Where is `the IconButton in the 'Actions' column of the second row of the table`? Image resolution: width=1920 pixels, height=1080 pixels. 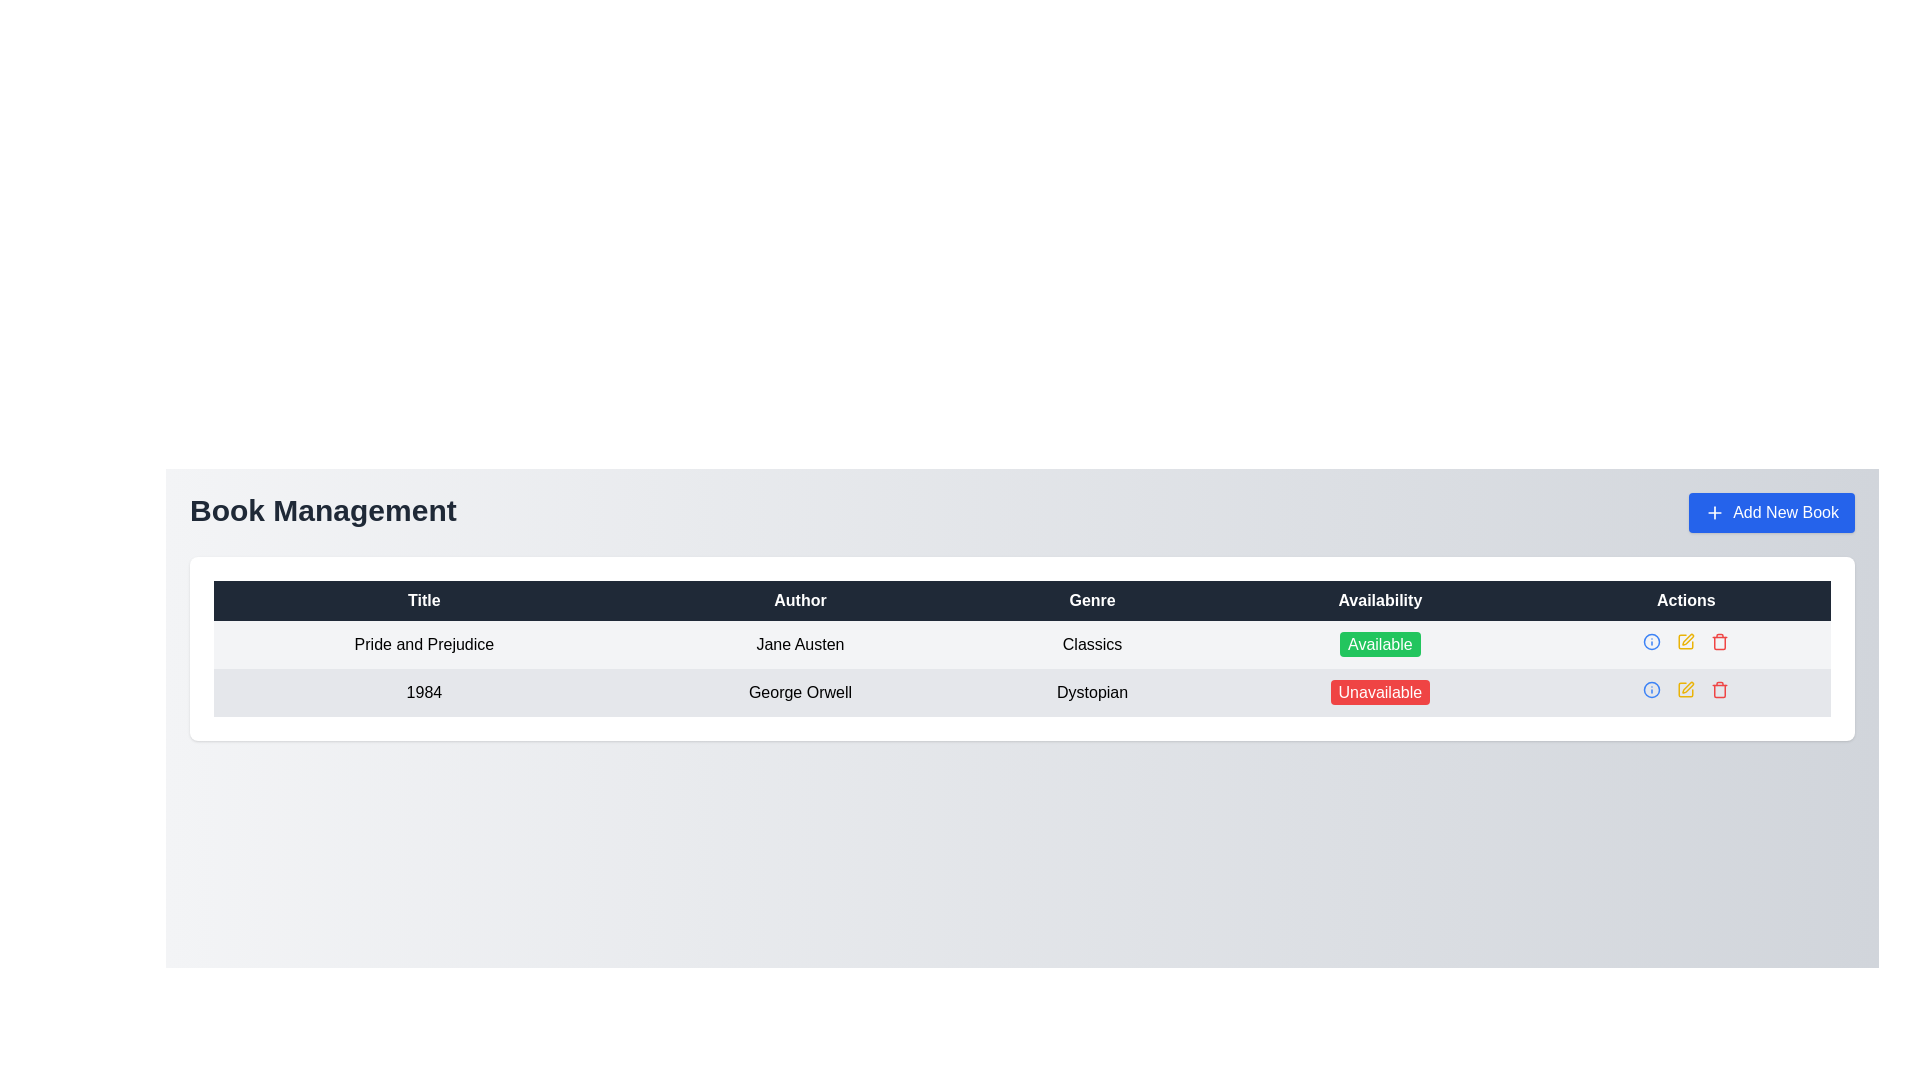 the IconButton in the 'Actions' column of the second row of the table is located at coordinates (1687, 639).